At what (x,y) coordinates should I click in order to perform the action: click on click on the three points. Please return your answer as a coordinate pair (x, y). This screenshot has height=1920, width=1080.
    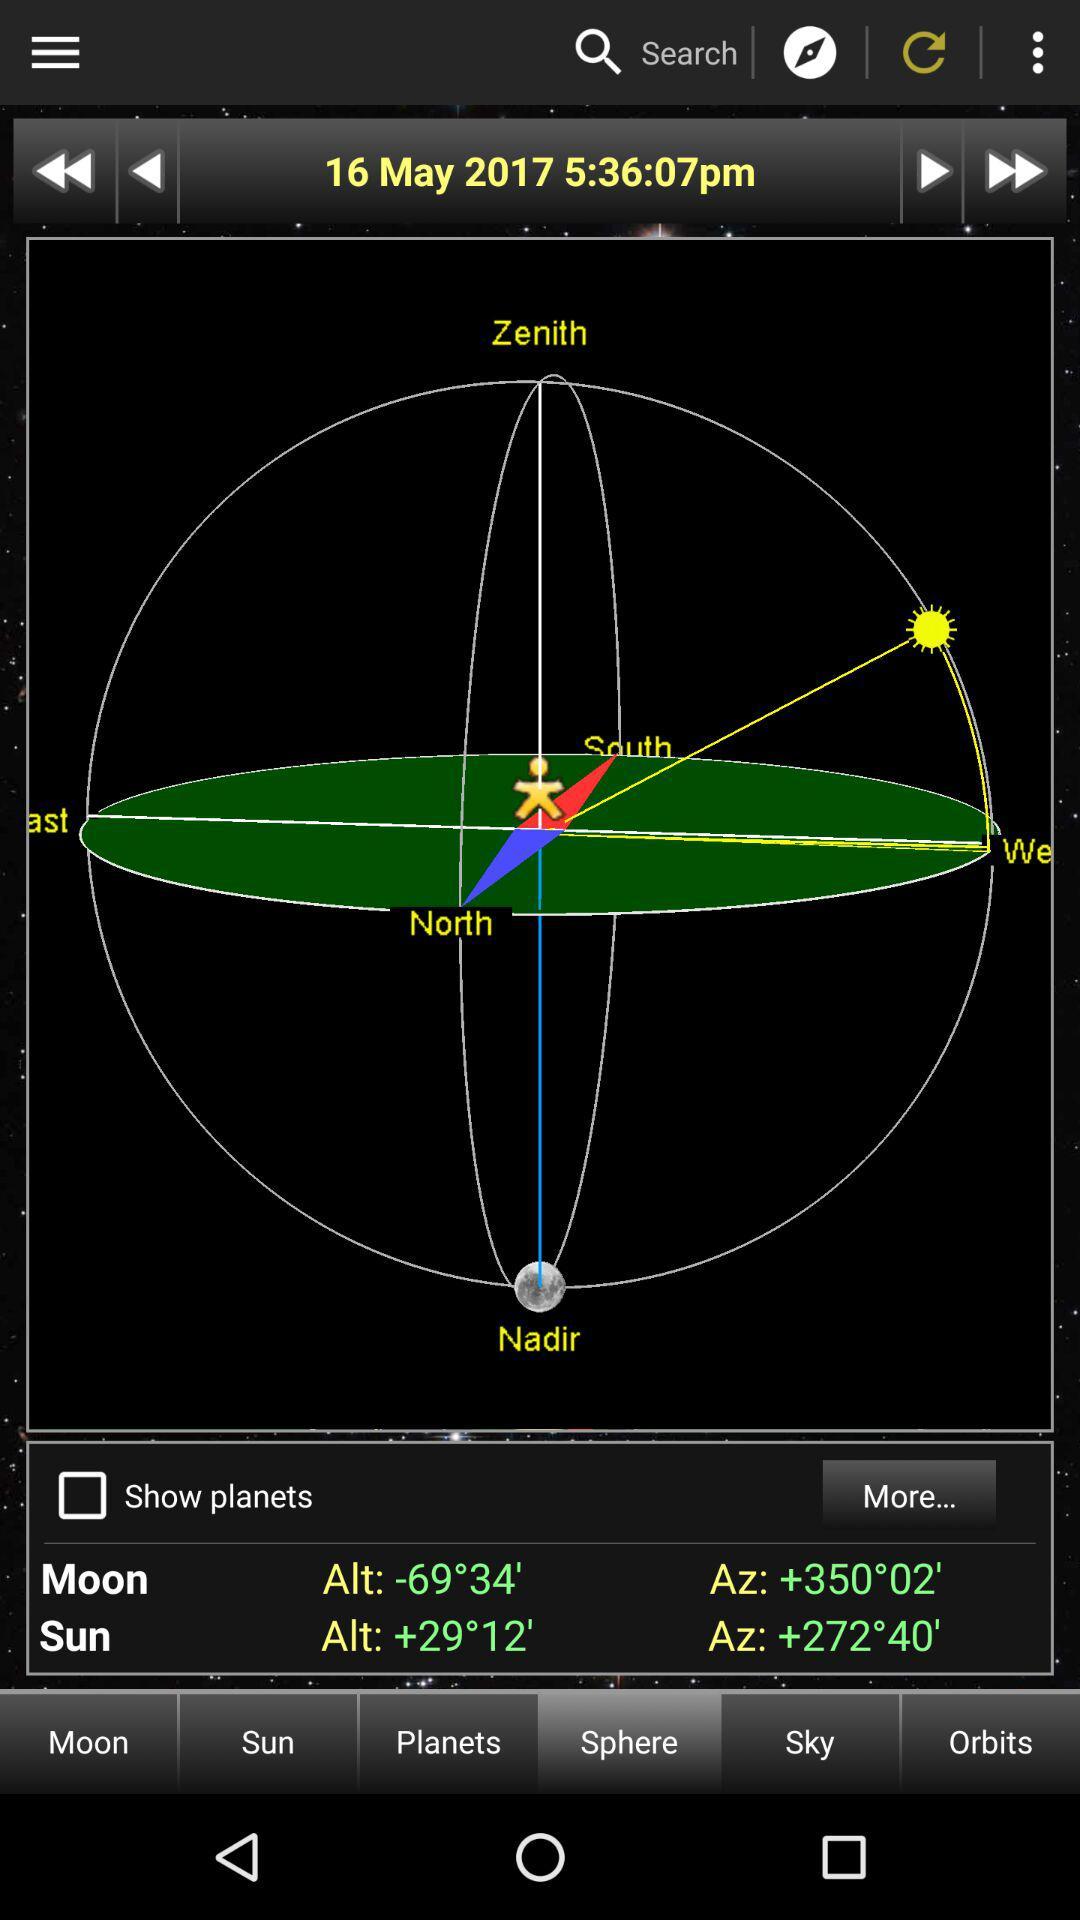
    Looking at the image, I should click on (1036, 52).